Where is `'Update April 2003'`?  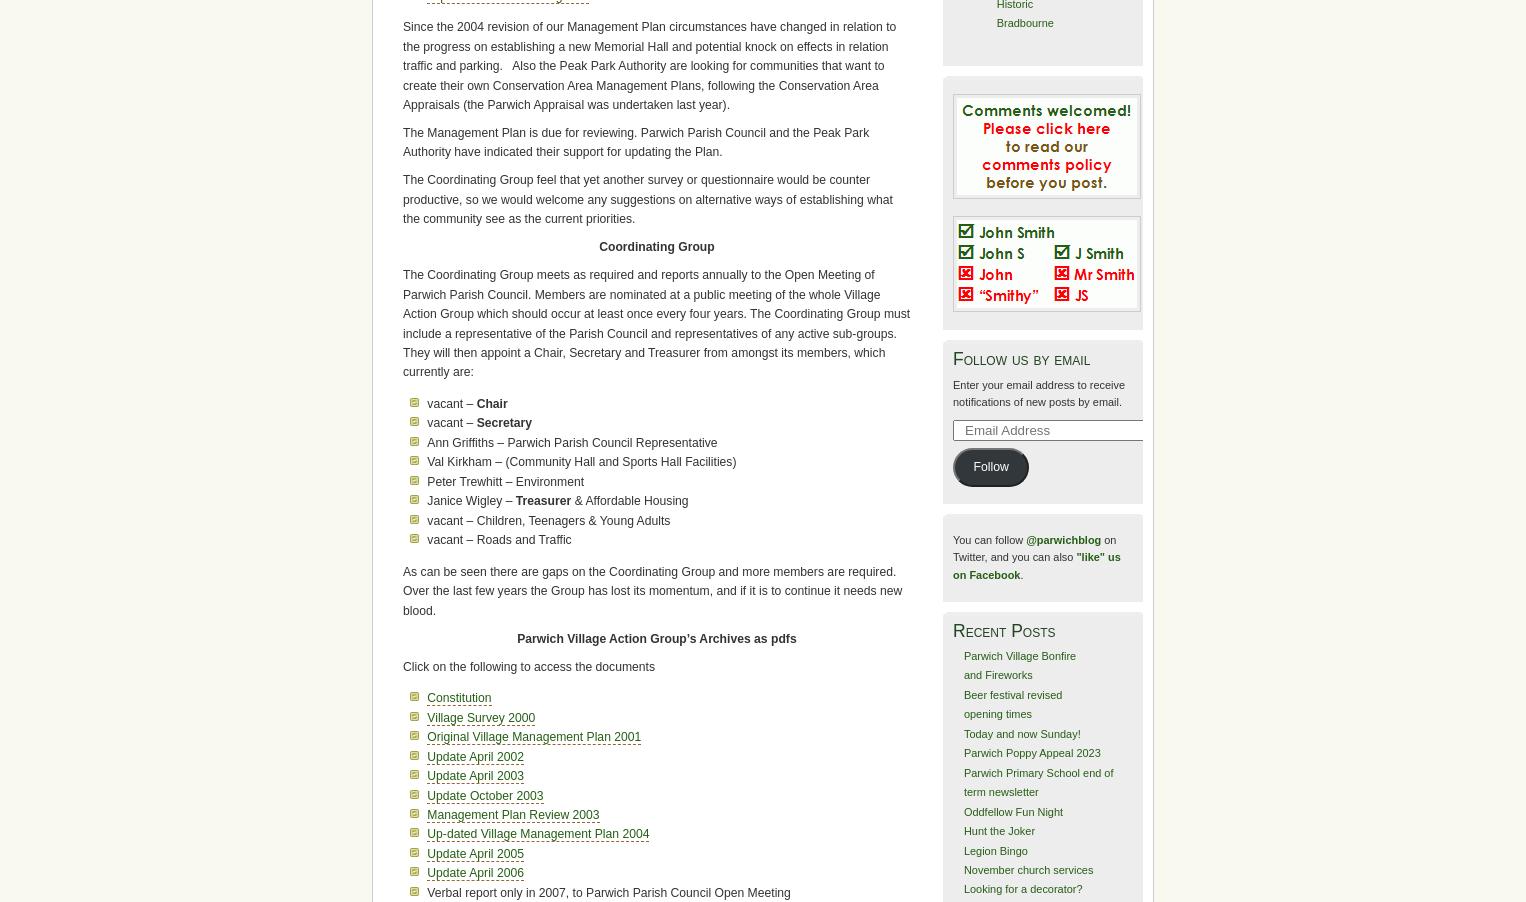 'Update April 2003' is located at coordinates (474, 774).